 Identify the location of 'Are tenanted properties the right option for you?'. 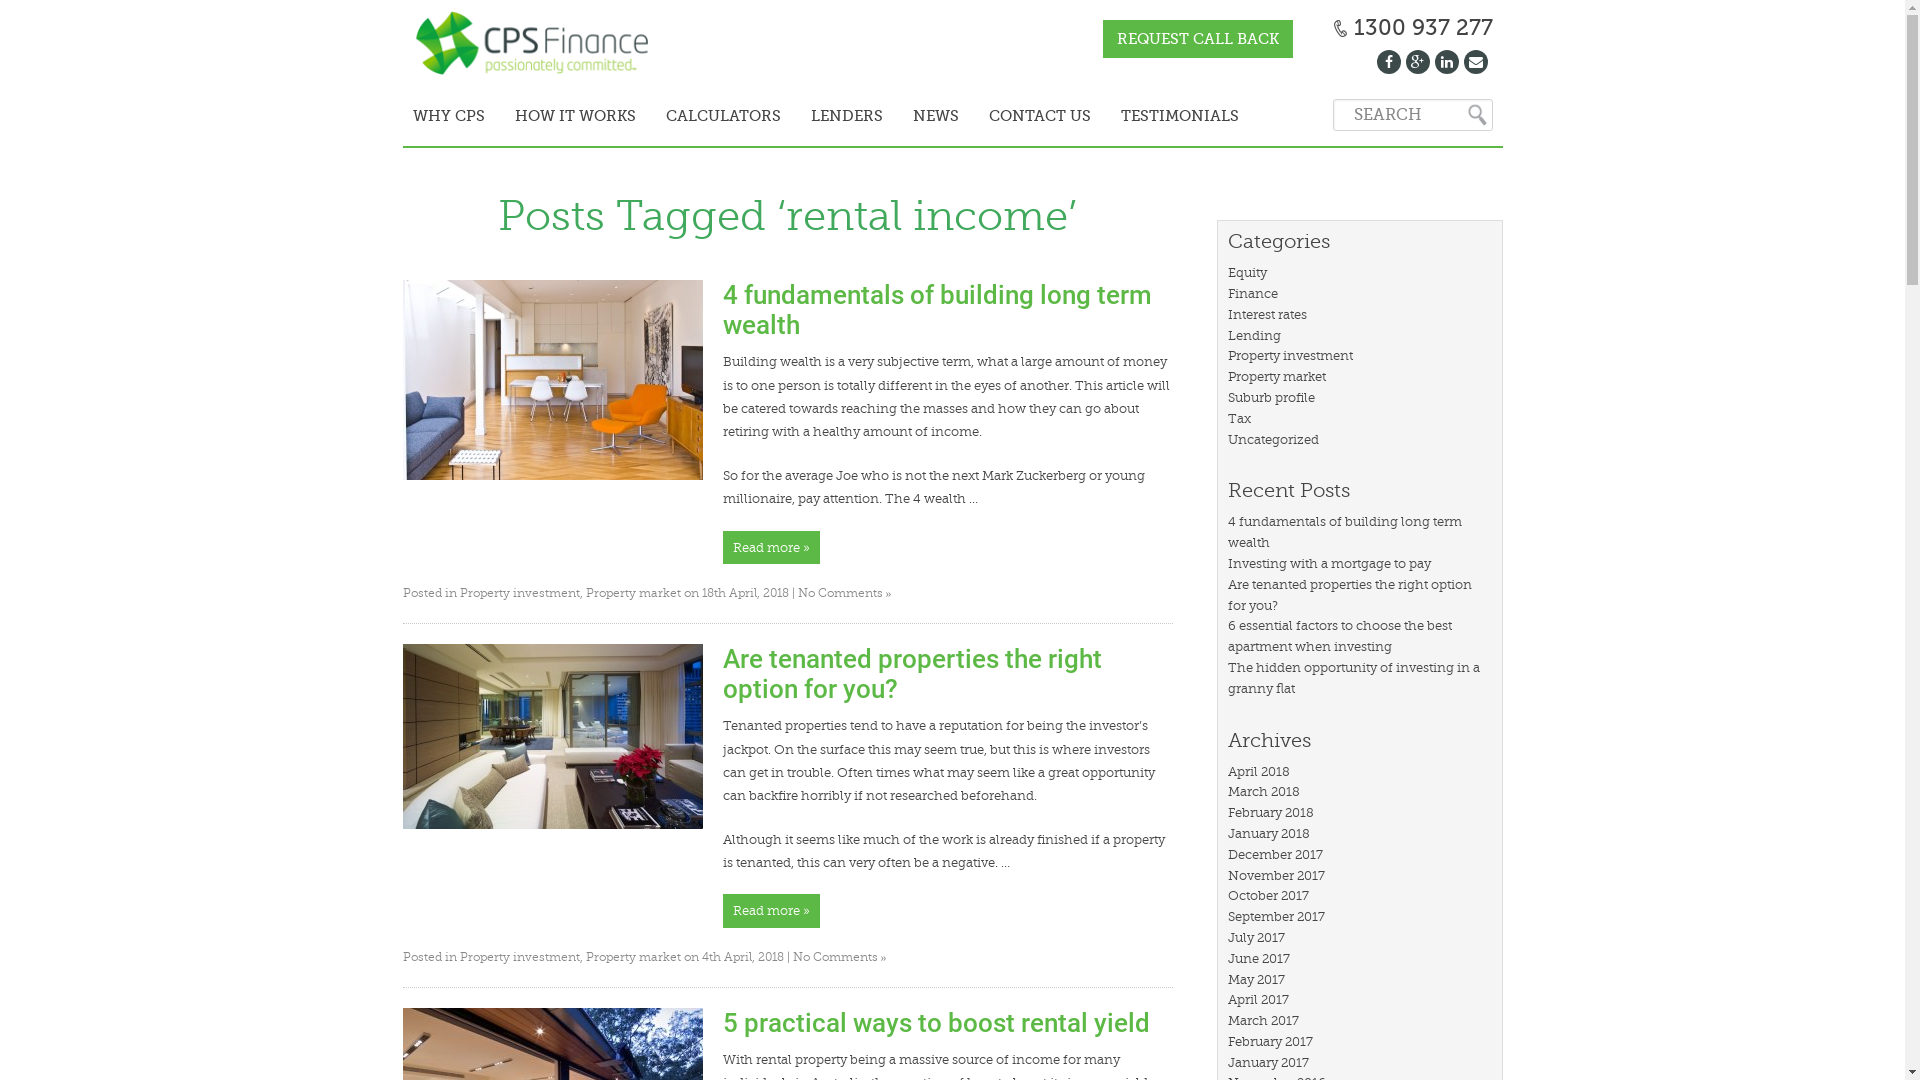
(910, 674).